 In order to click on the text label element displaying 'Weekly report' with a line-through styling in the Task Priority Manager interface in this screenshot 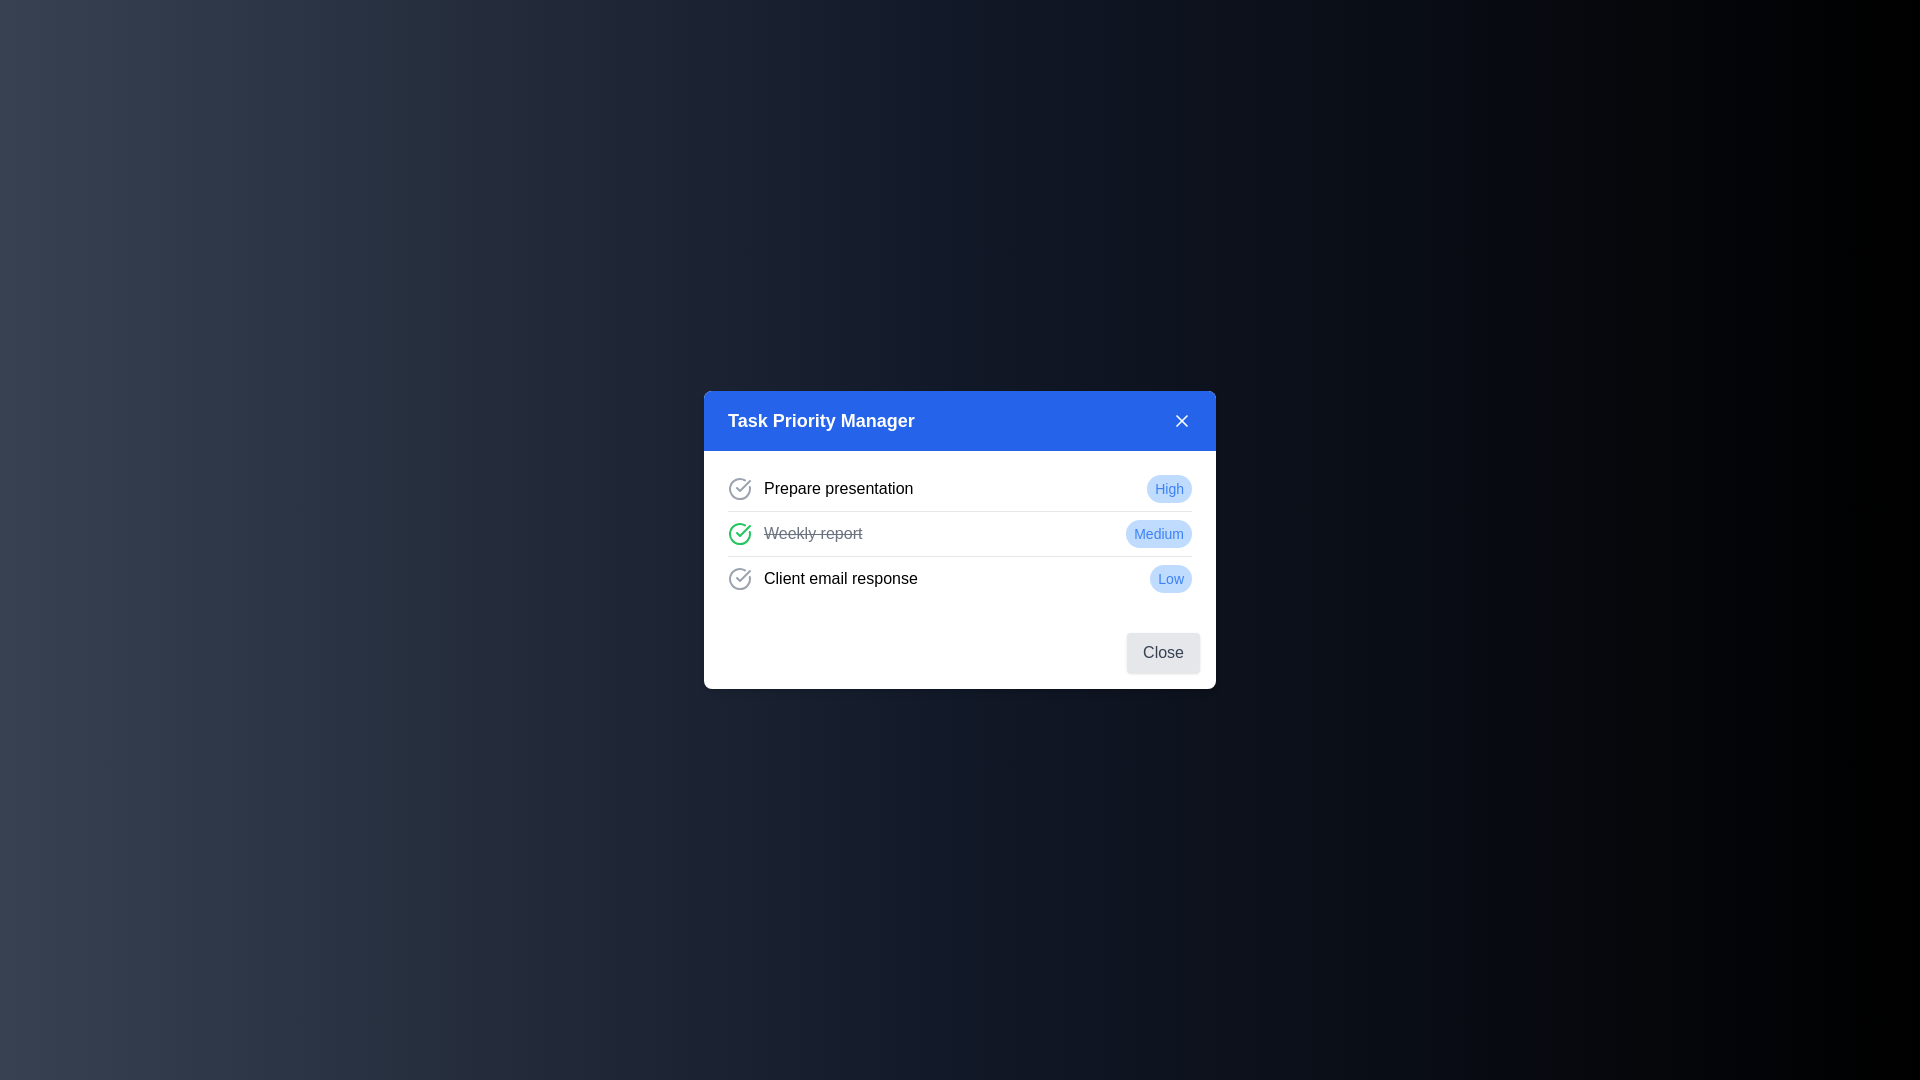, I will do `click(794, 532)`.